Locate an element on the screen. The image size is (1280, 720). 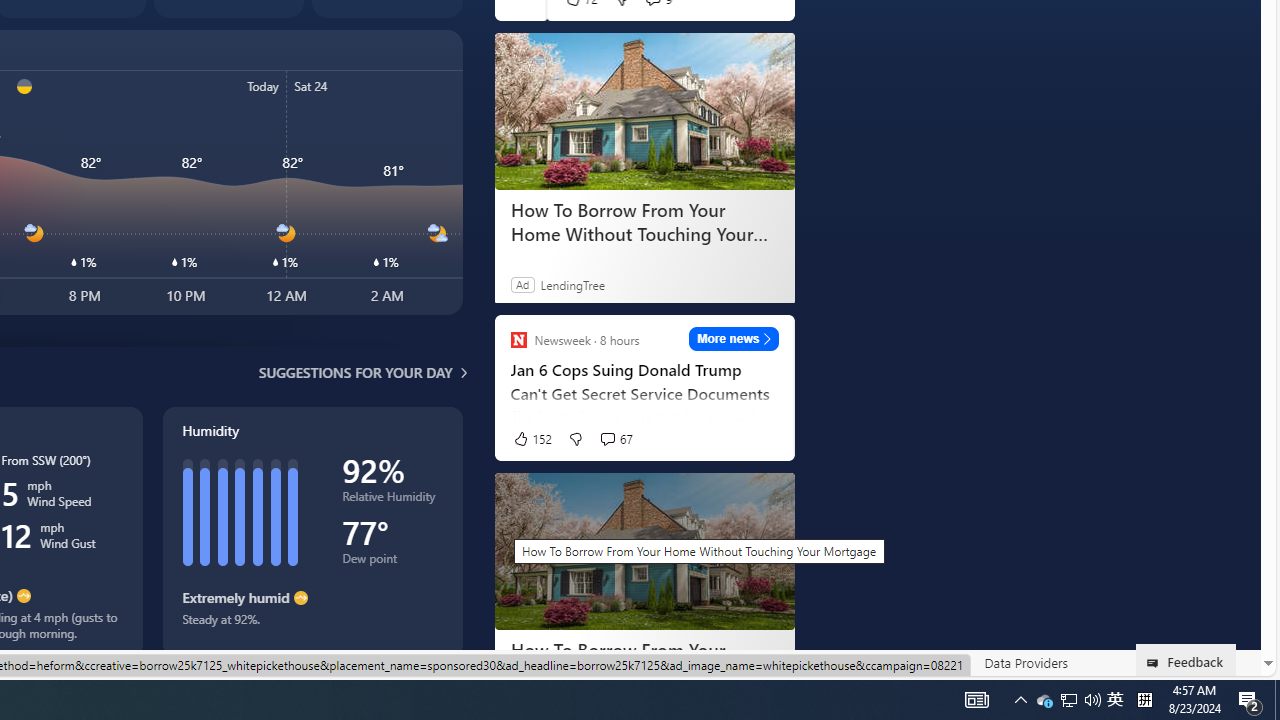
'Data Providers' is located at coordinates (1025, 663).